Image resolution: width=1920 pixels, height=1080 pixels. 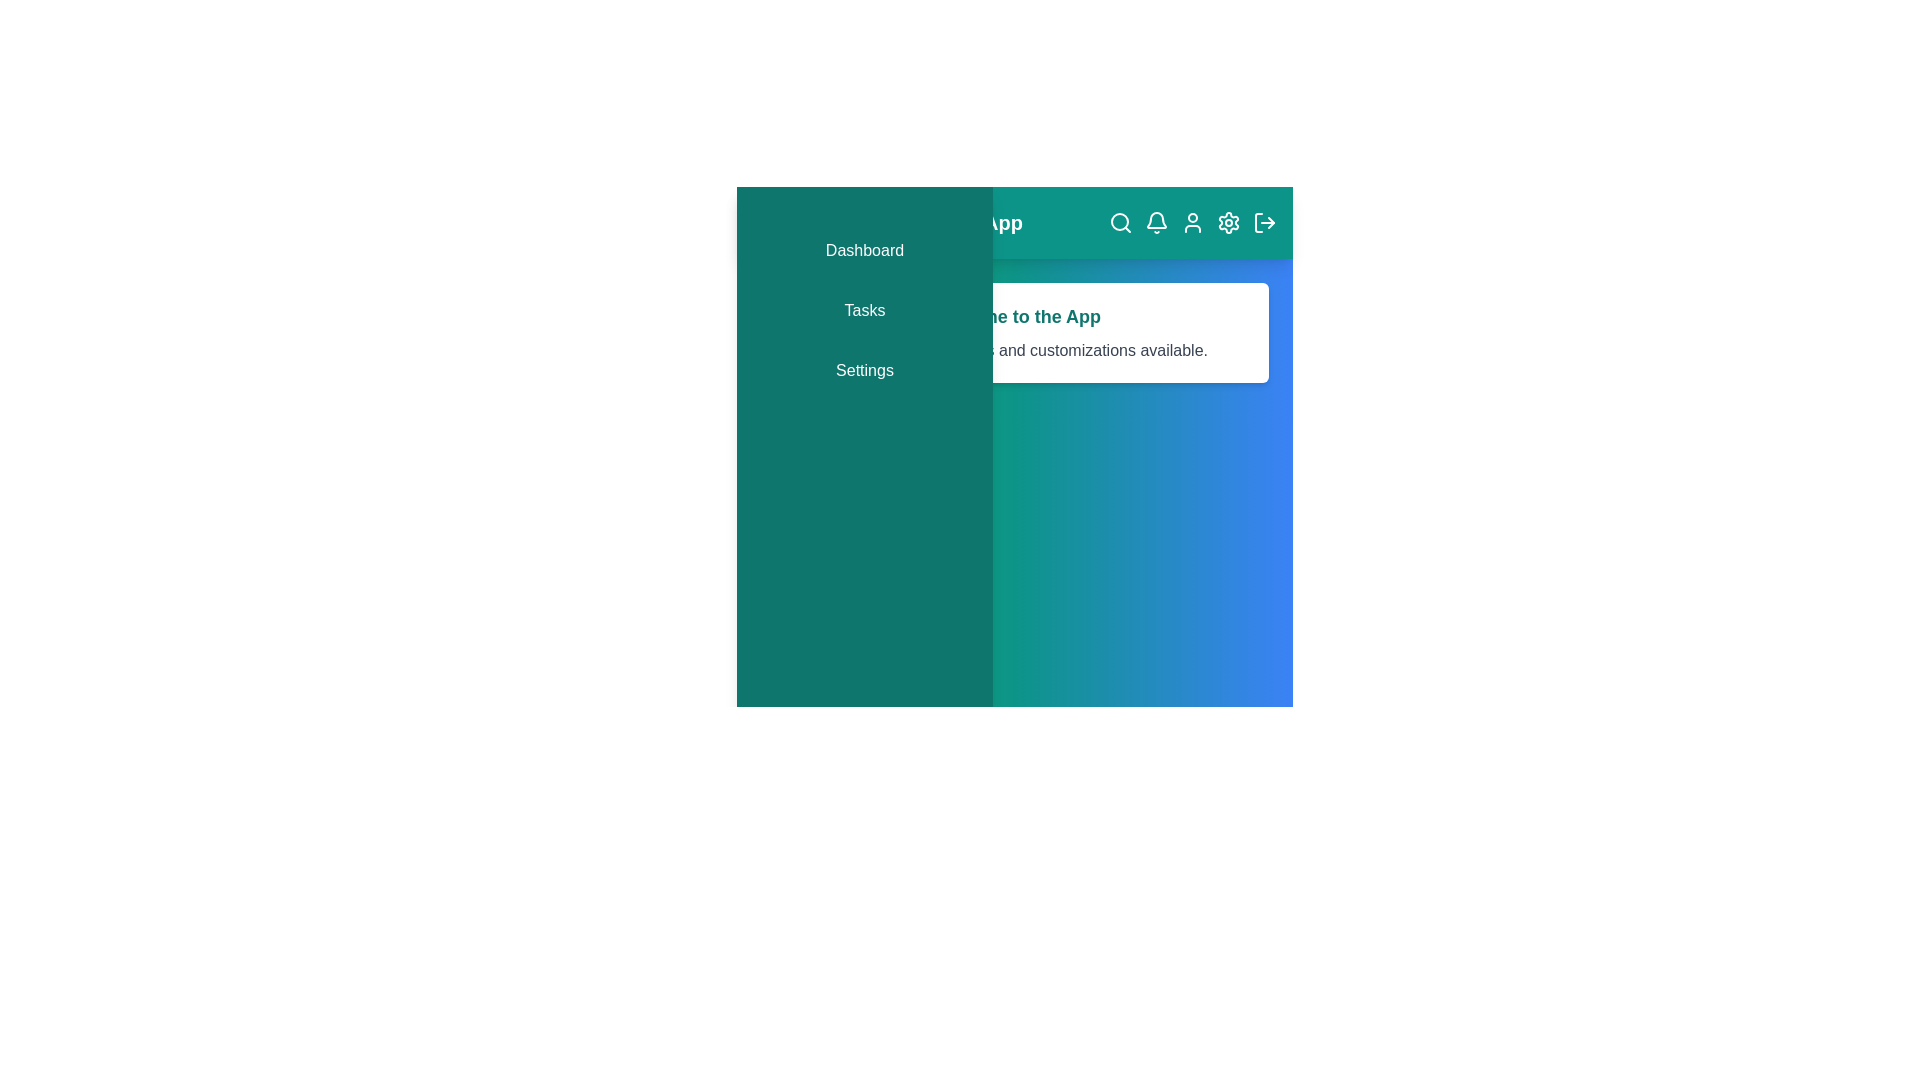 What do you see at coordinates (1193, 223) in the screenshot?
I see `the 'User' icon to access user-related options` at bounding box center [1193, 223].